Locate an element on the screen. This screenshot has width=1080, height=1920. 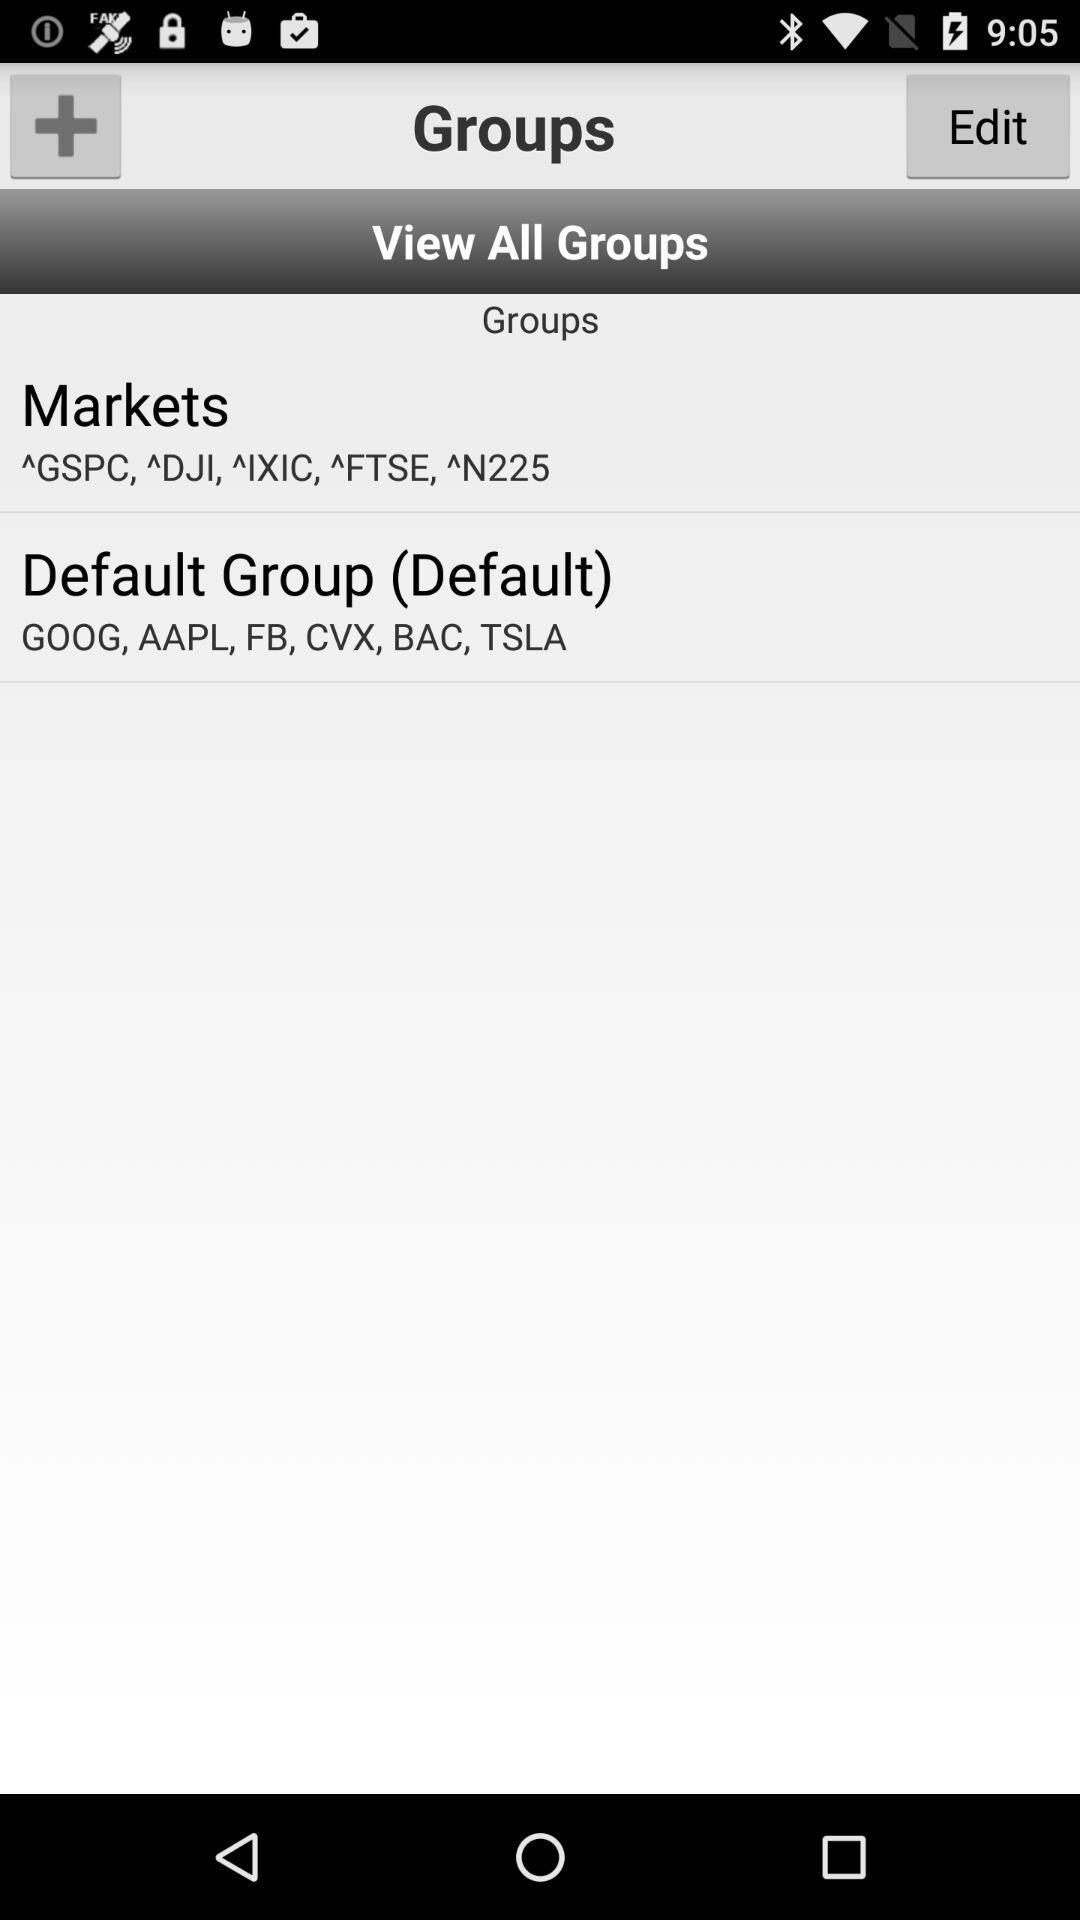
the gspc dji ixic item is located at coordinates (540, 465).